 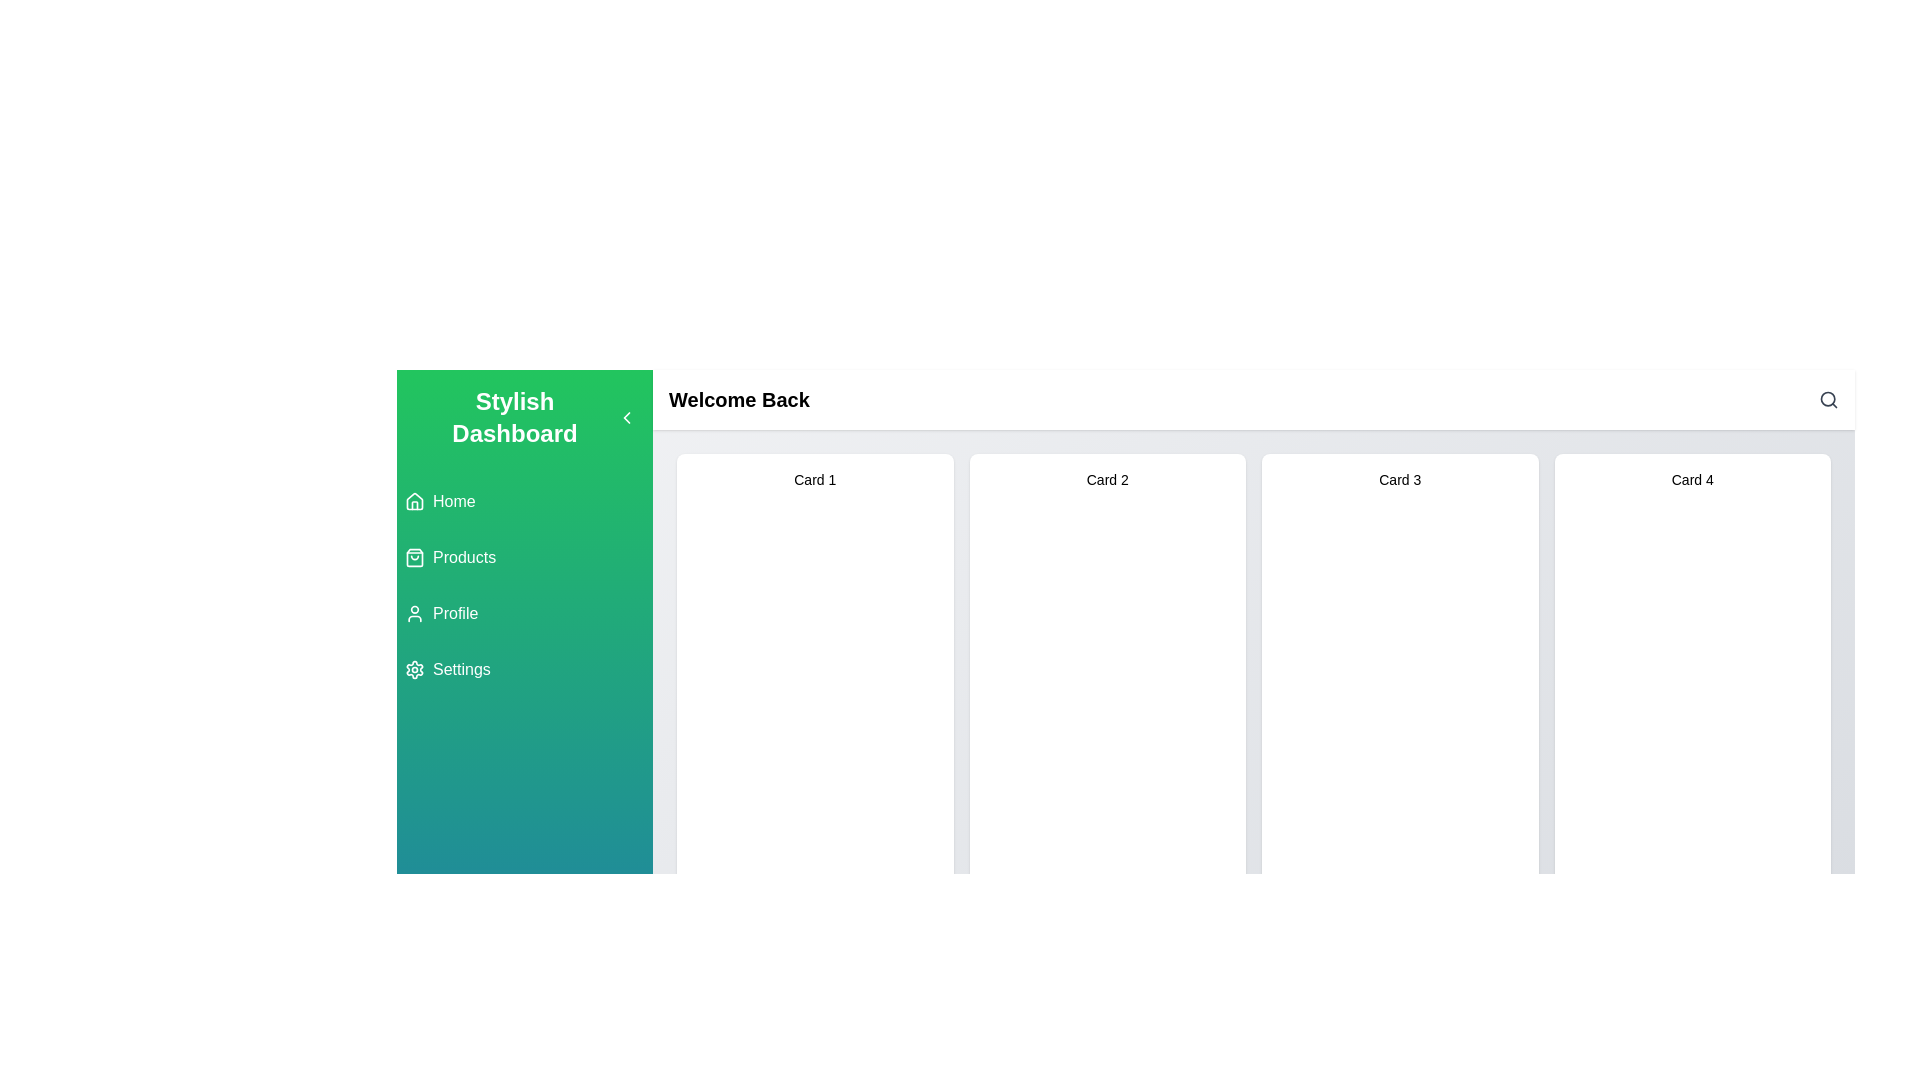 What do you see at coordinates (1691, 692) in the screenshot?
I see `the 'Card 4' element, which is a rectangular card with rounded corners and a white background, located at the far right of the grid layout containing multiple cards` at bounding box center [1691, 692].